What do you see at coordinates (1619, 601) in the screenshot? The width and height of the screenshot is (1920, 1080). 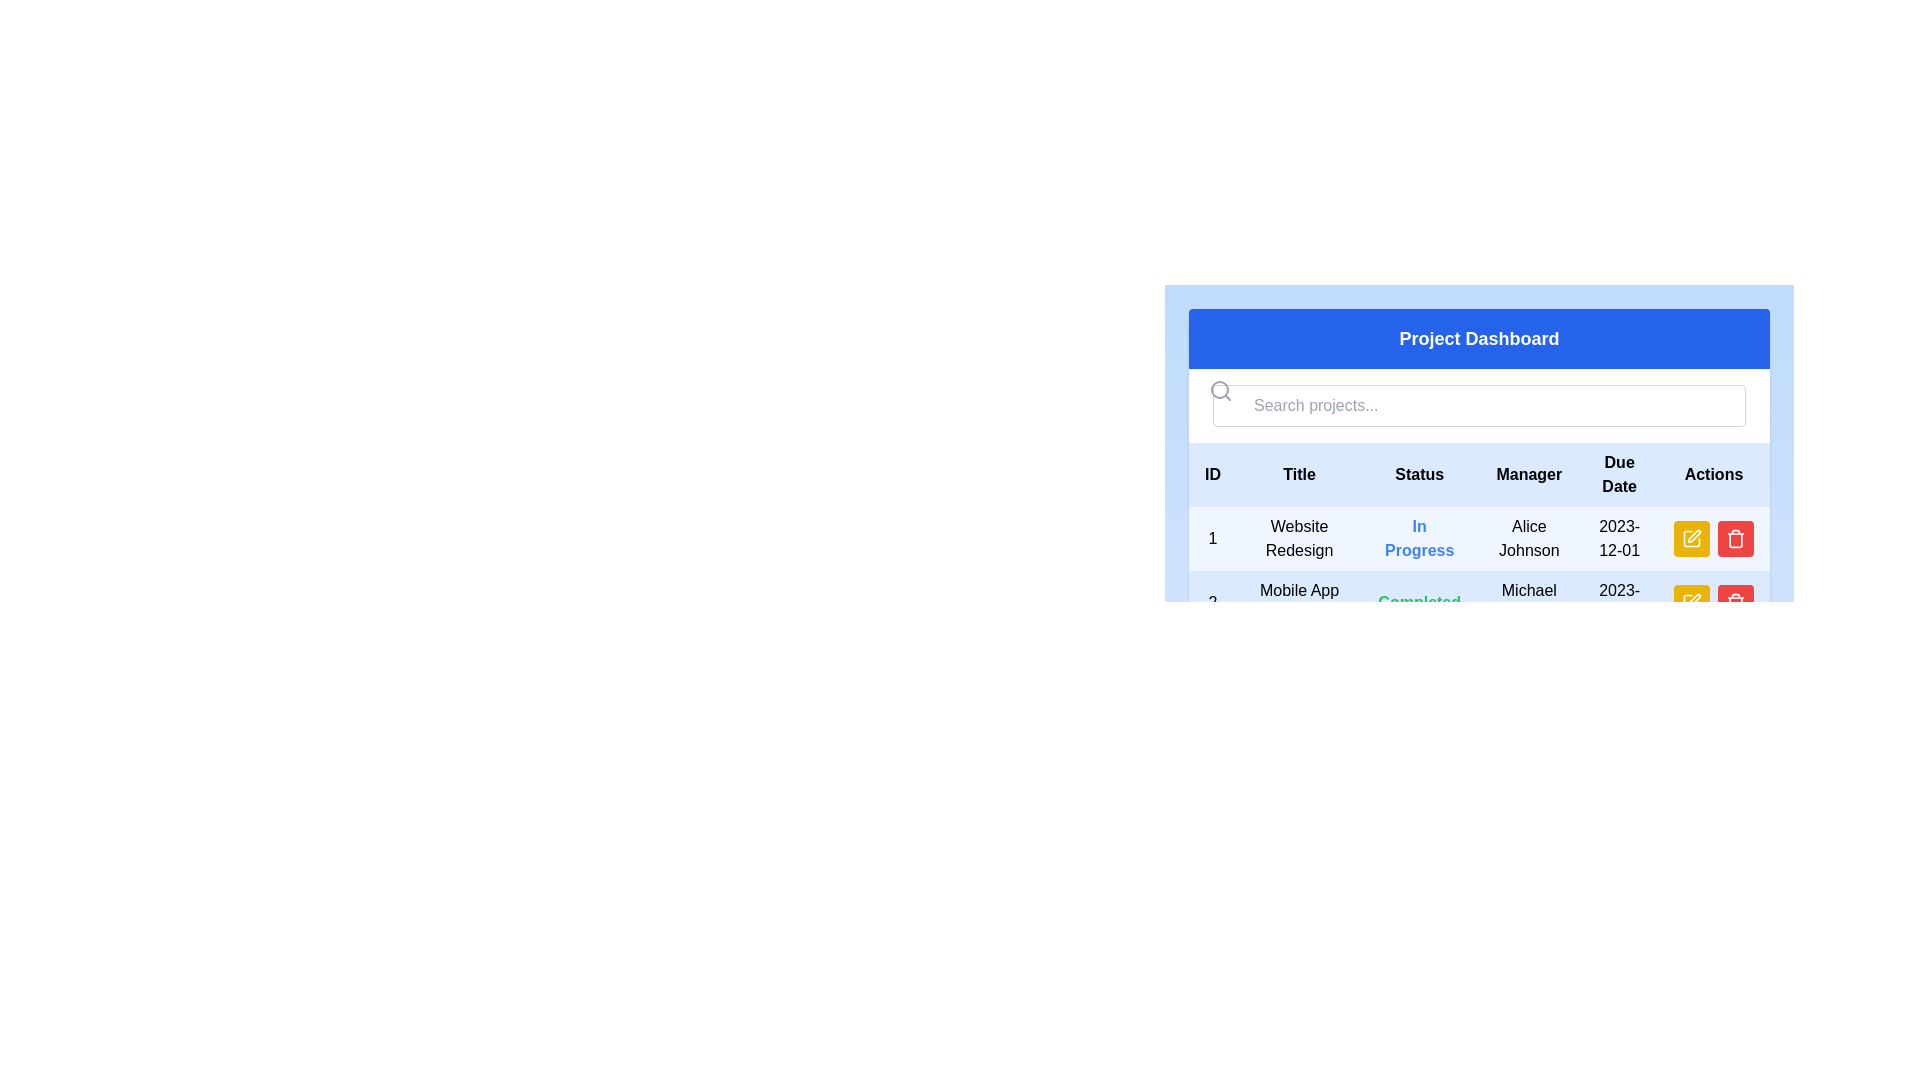 I see `the text label displaying '2023-11-15' in the 'Due Date' column of the 'Project Dashboard' table, which is located in the last cell of the row for 'Mobile App Launch'` at bounding box center [1619, 601].